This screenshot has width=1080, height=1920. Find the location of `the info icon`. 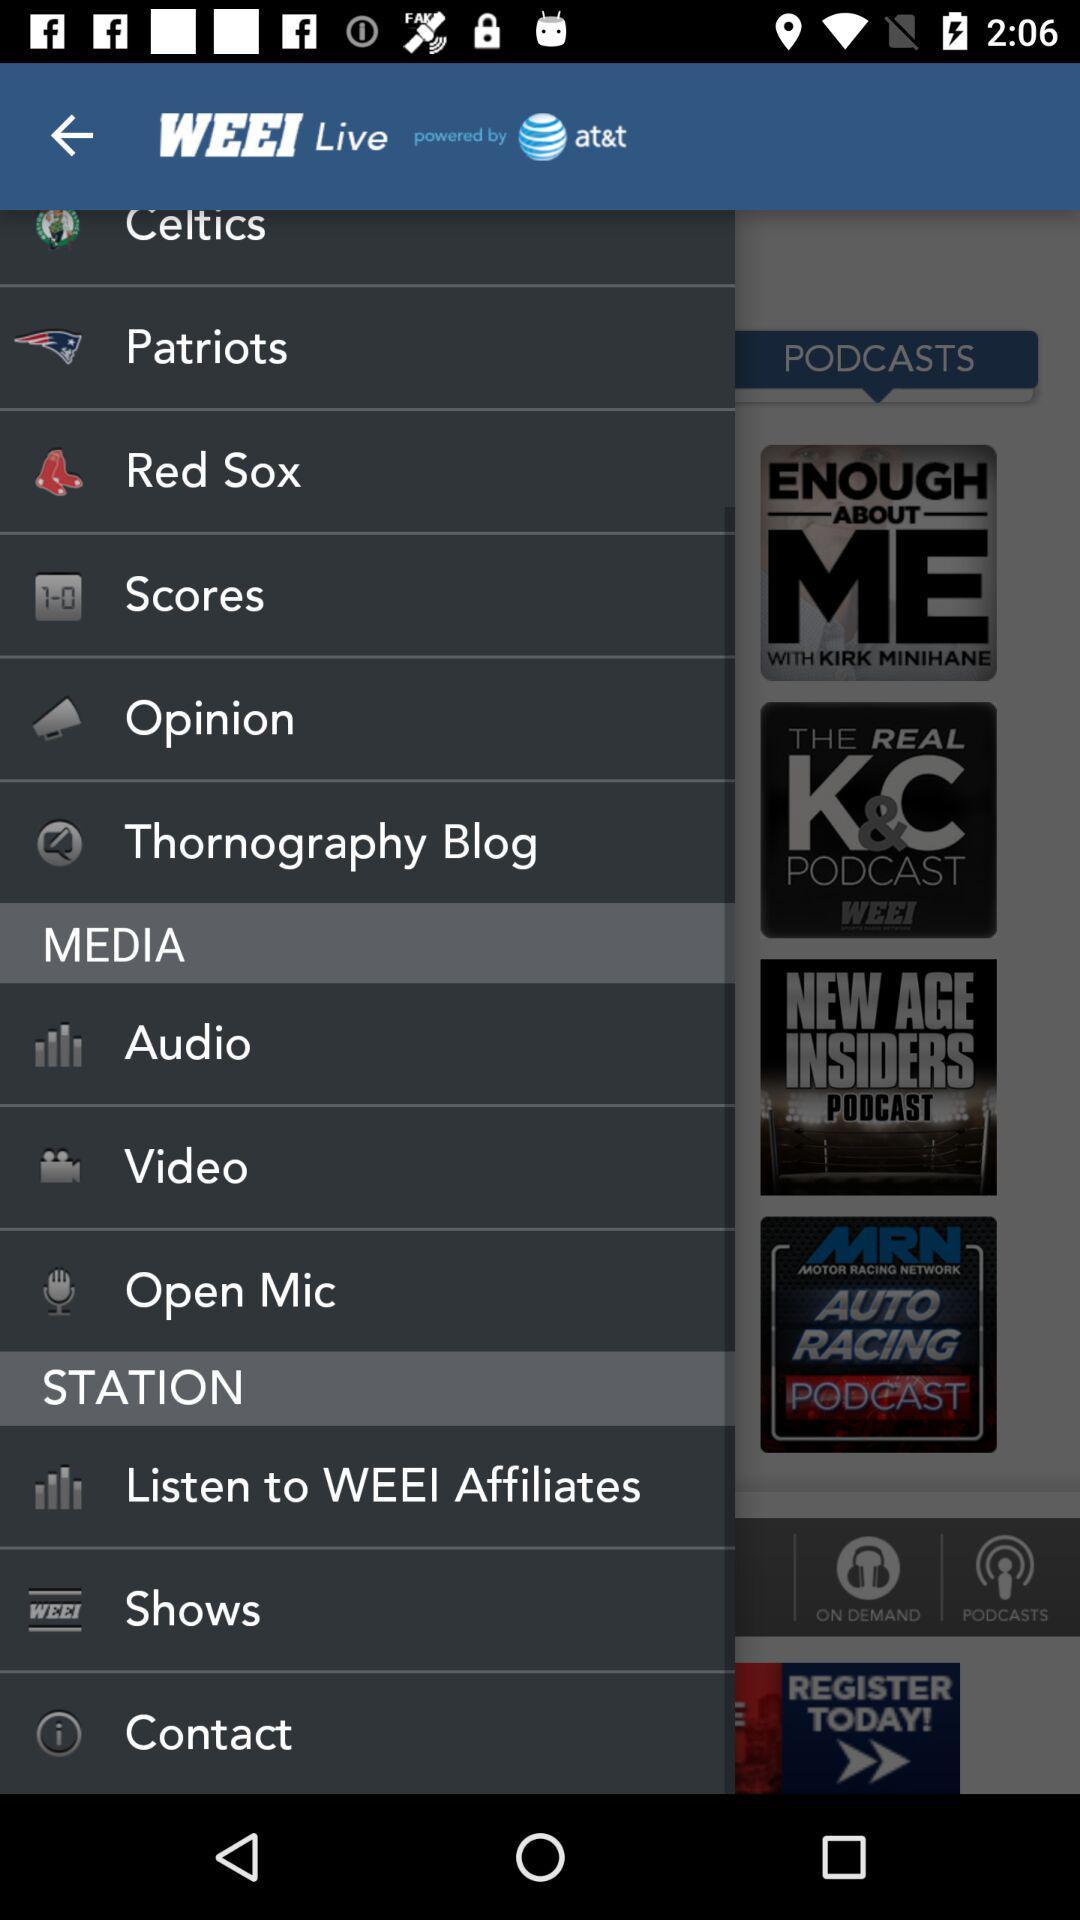

the info icon is located at coordinates (866, 1576).